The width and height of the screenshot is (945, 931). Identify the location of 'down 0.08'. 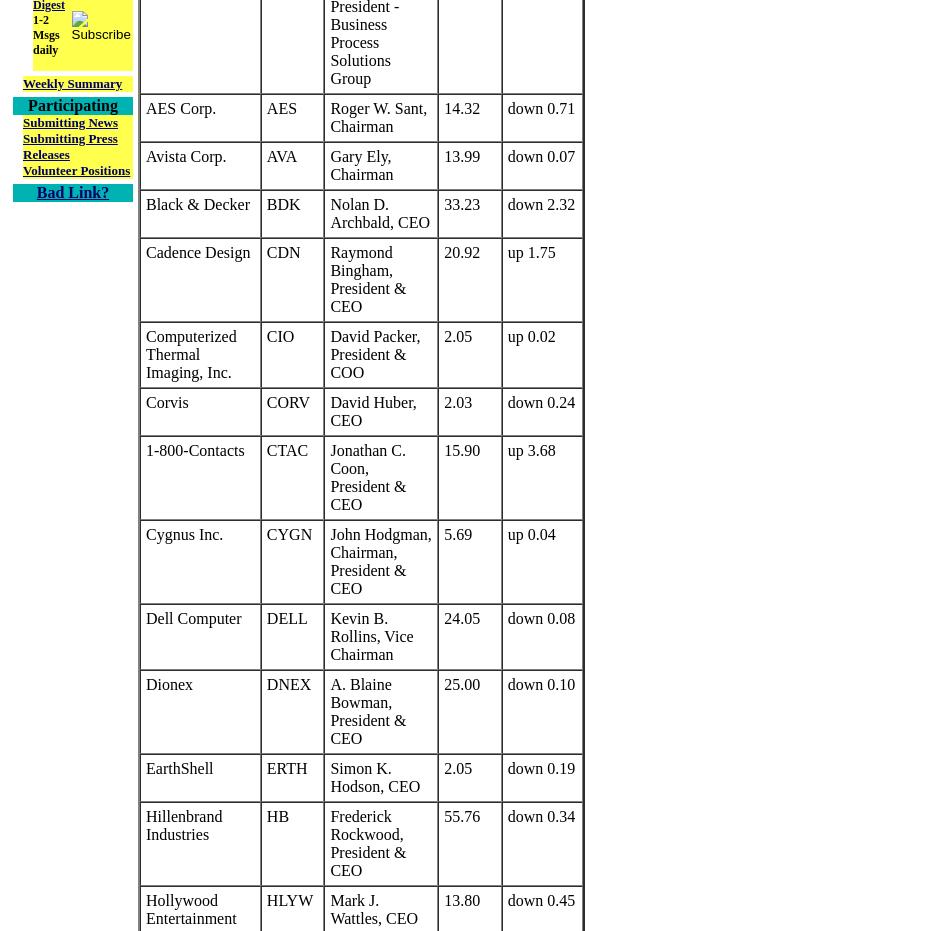
(541, 618).